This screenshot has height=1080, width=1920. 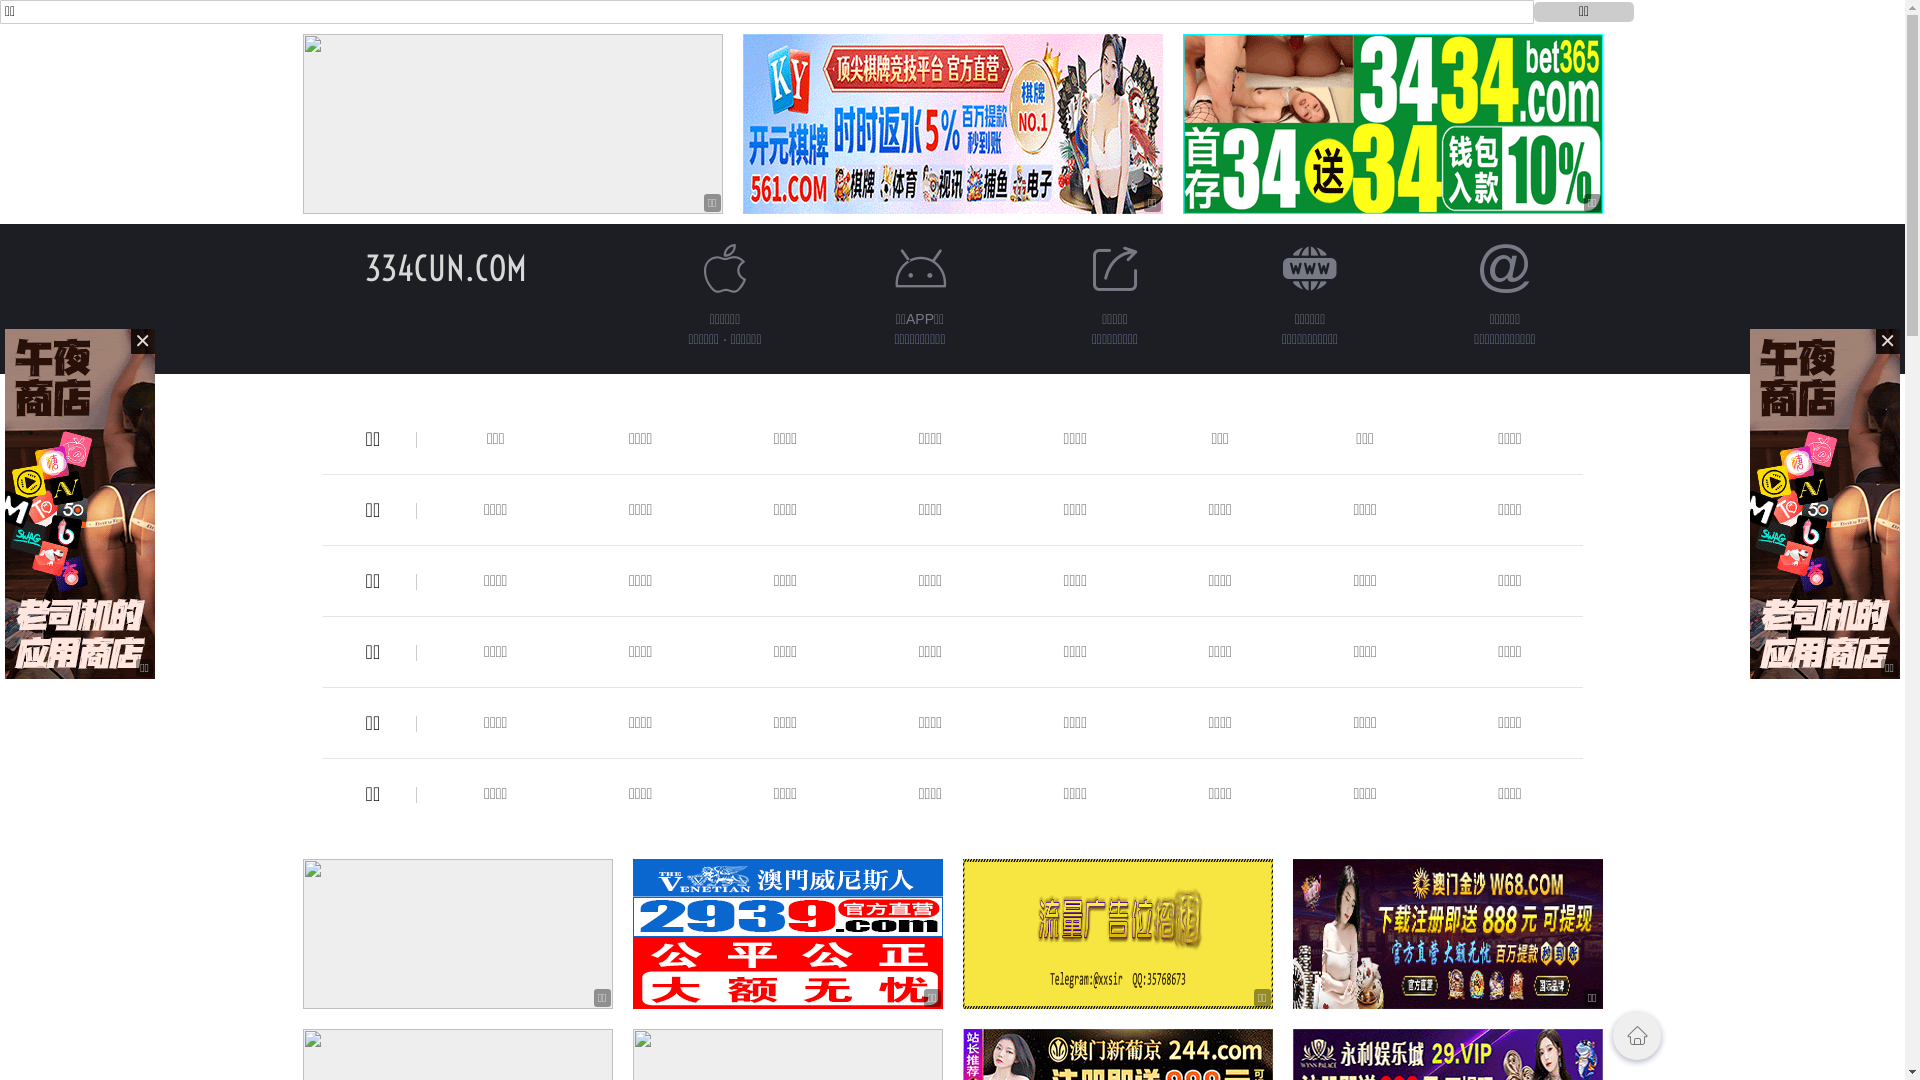 I want to click on '334CUN.COM', so click(x=444, y=267).